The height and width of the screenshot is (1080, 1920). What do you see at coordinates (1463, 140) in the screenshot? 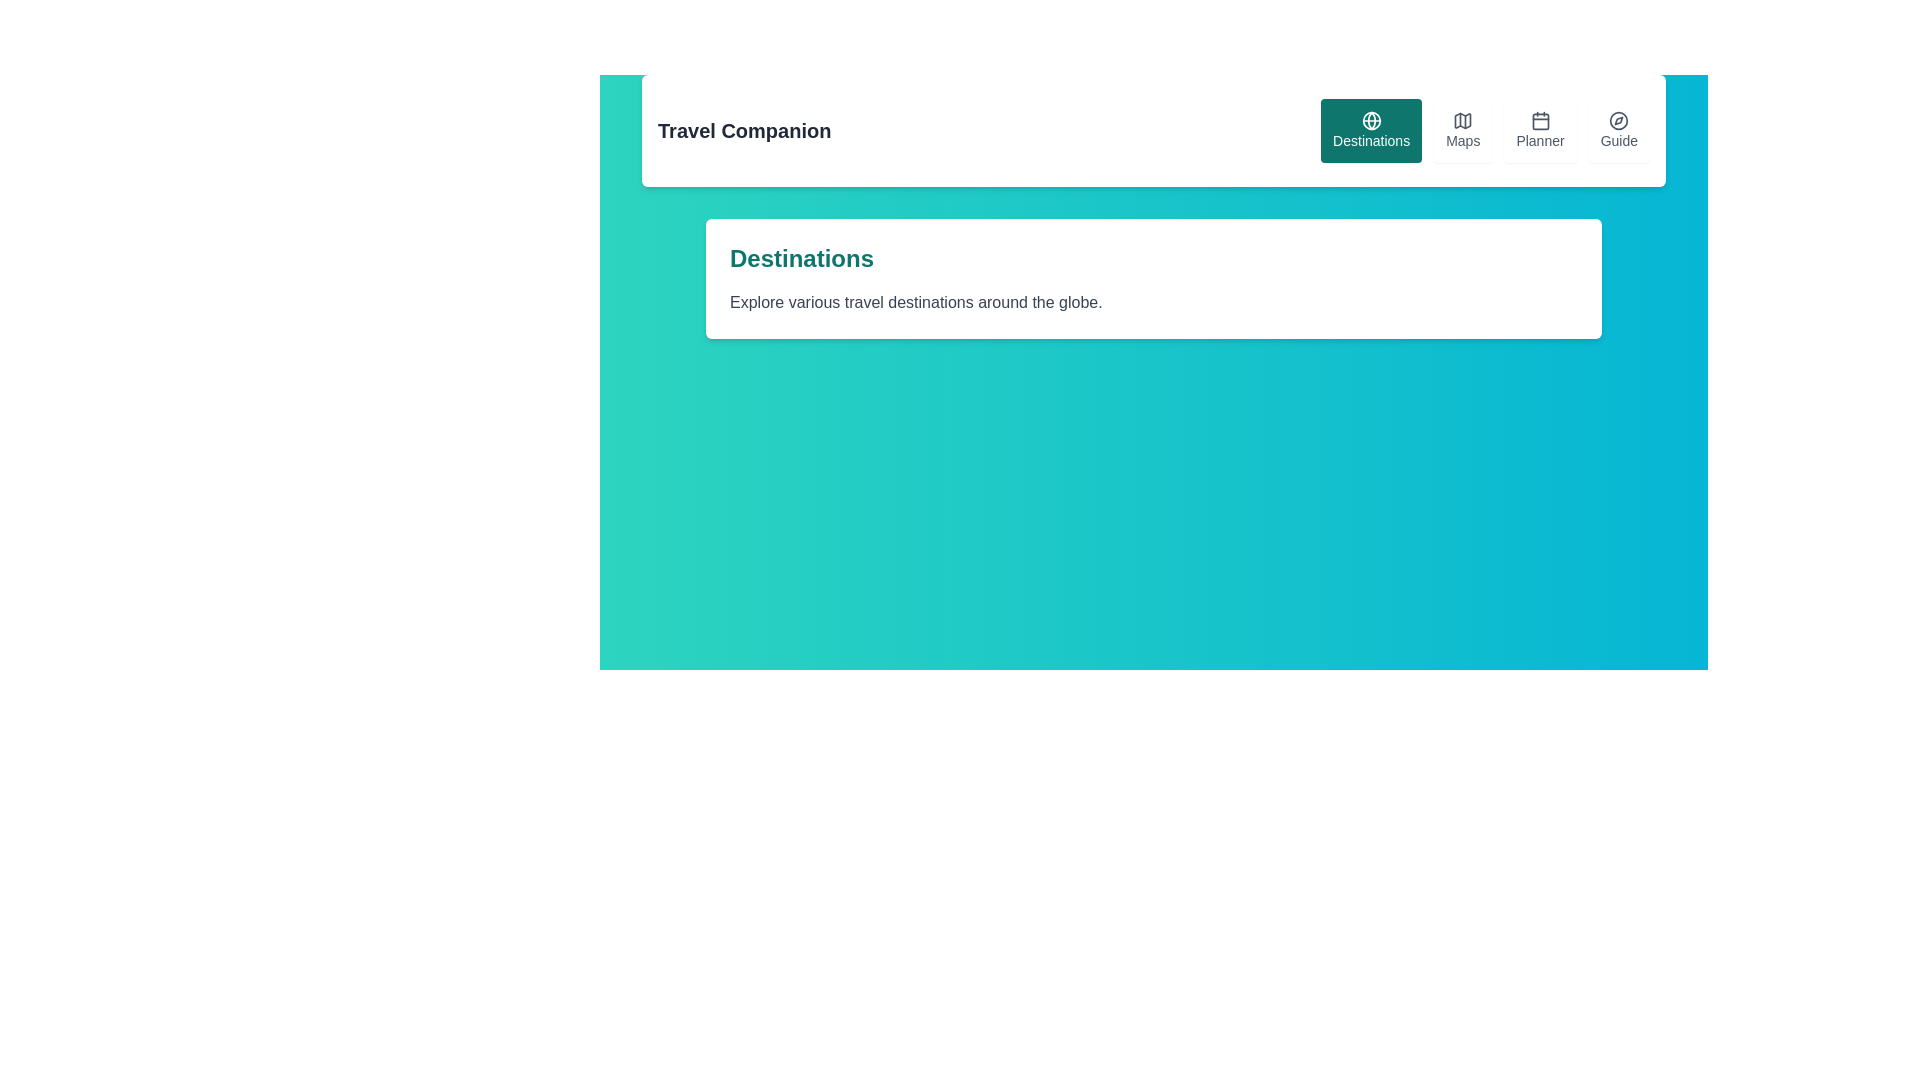
I see `the interactive button labeled 'Maps' in the navigation bar, located to the right of the 'Destinations' button and to the left of the 'Planner' button` at bounding box center [1463, 140].